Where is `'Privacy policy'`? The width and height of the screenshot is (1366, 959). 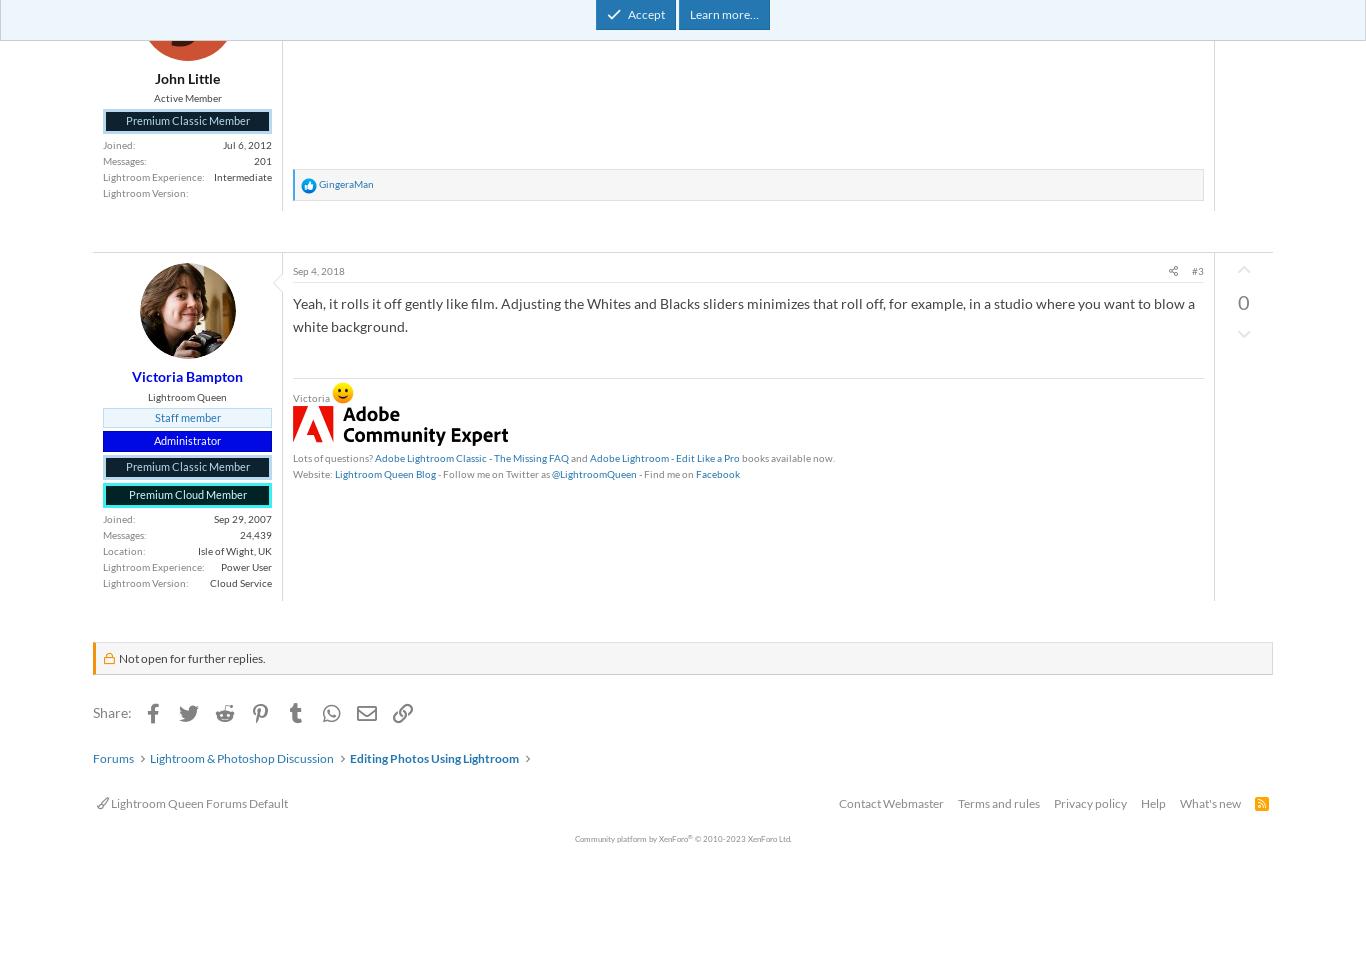 'Privacy policy' is located at coordinates (1089, 803).